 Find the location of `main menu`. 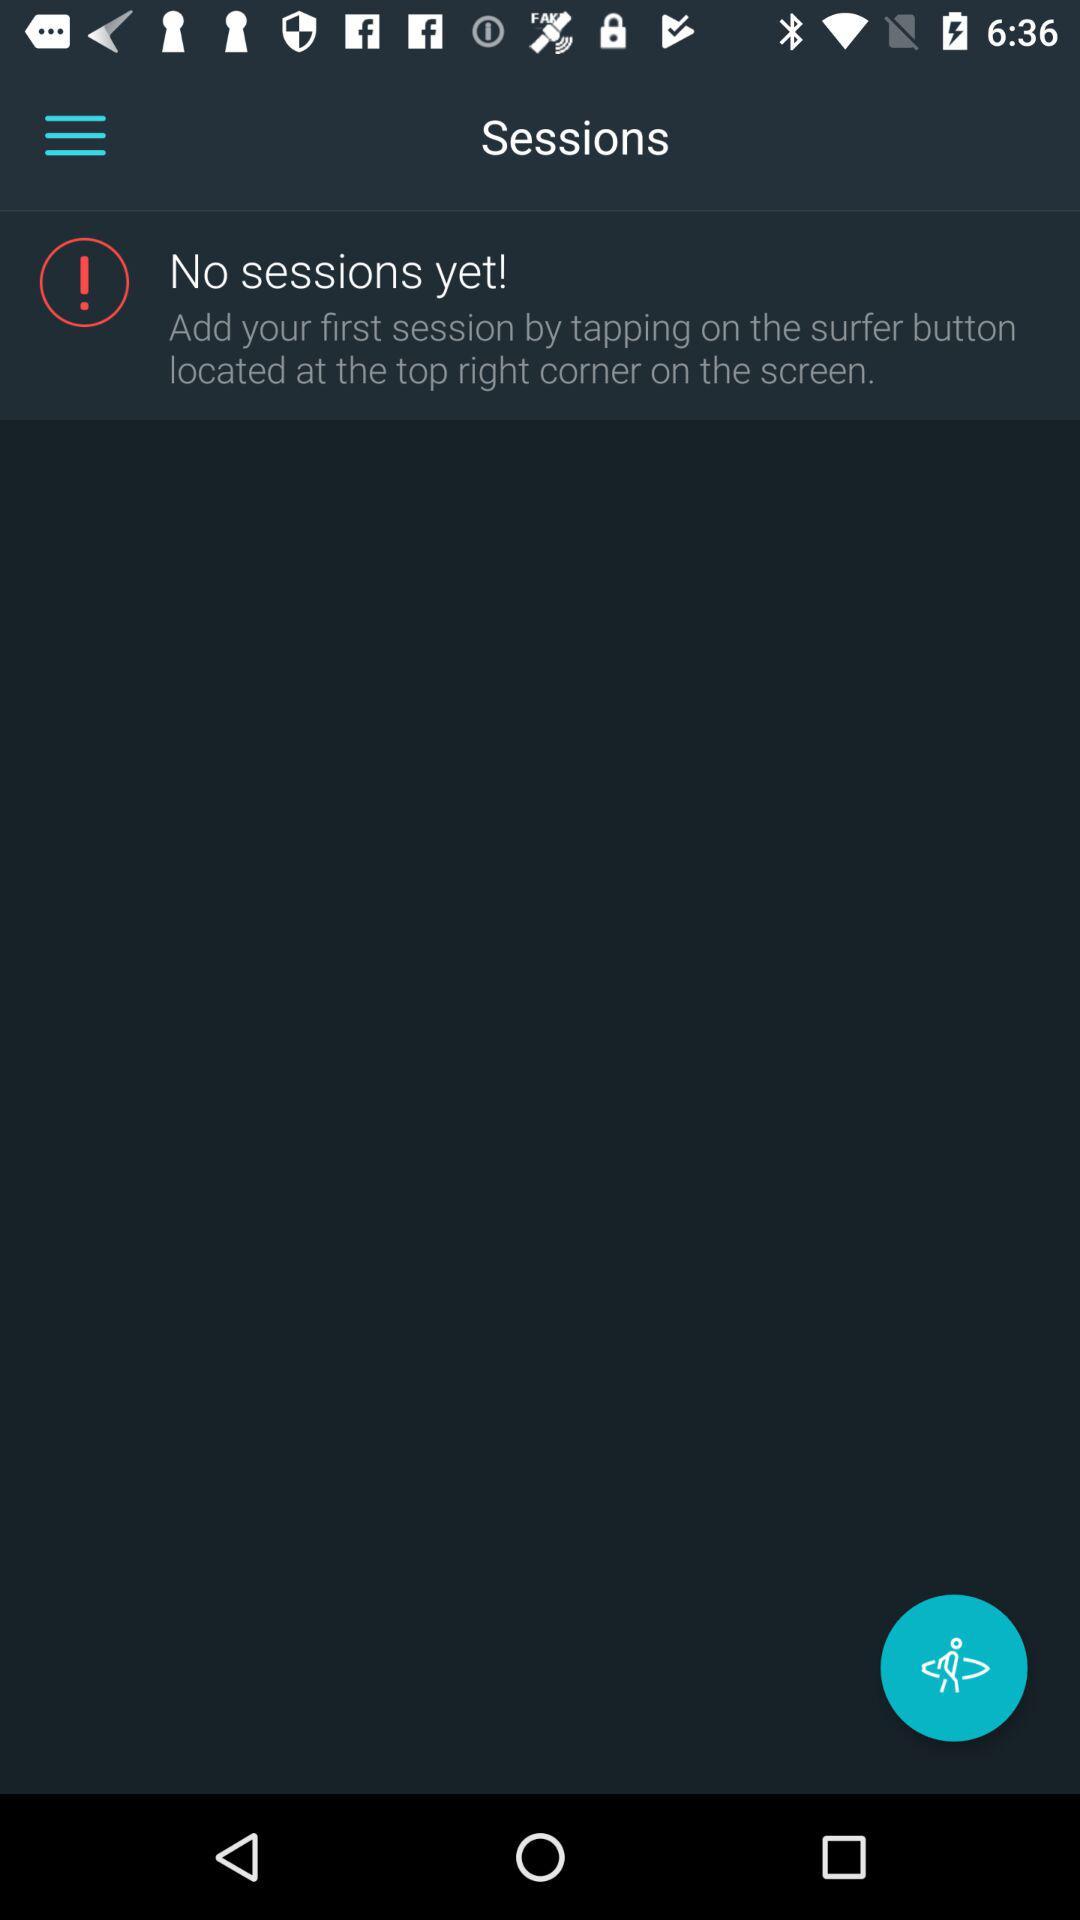

main menu is located at coordinates (74, 135).